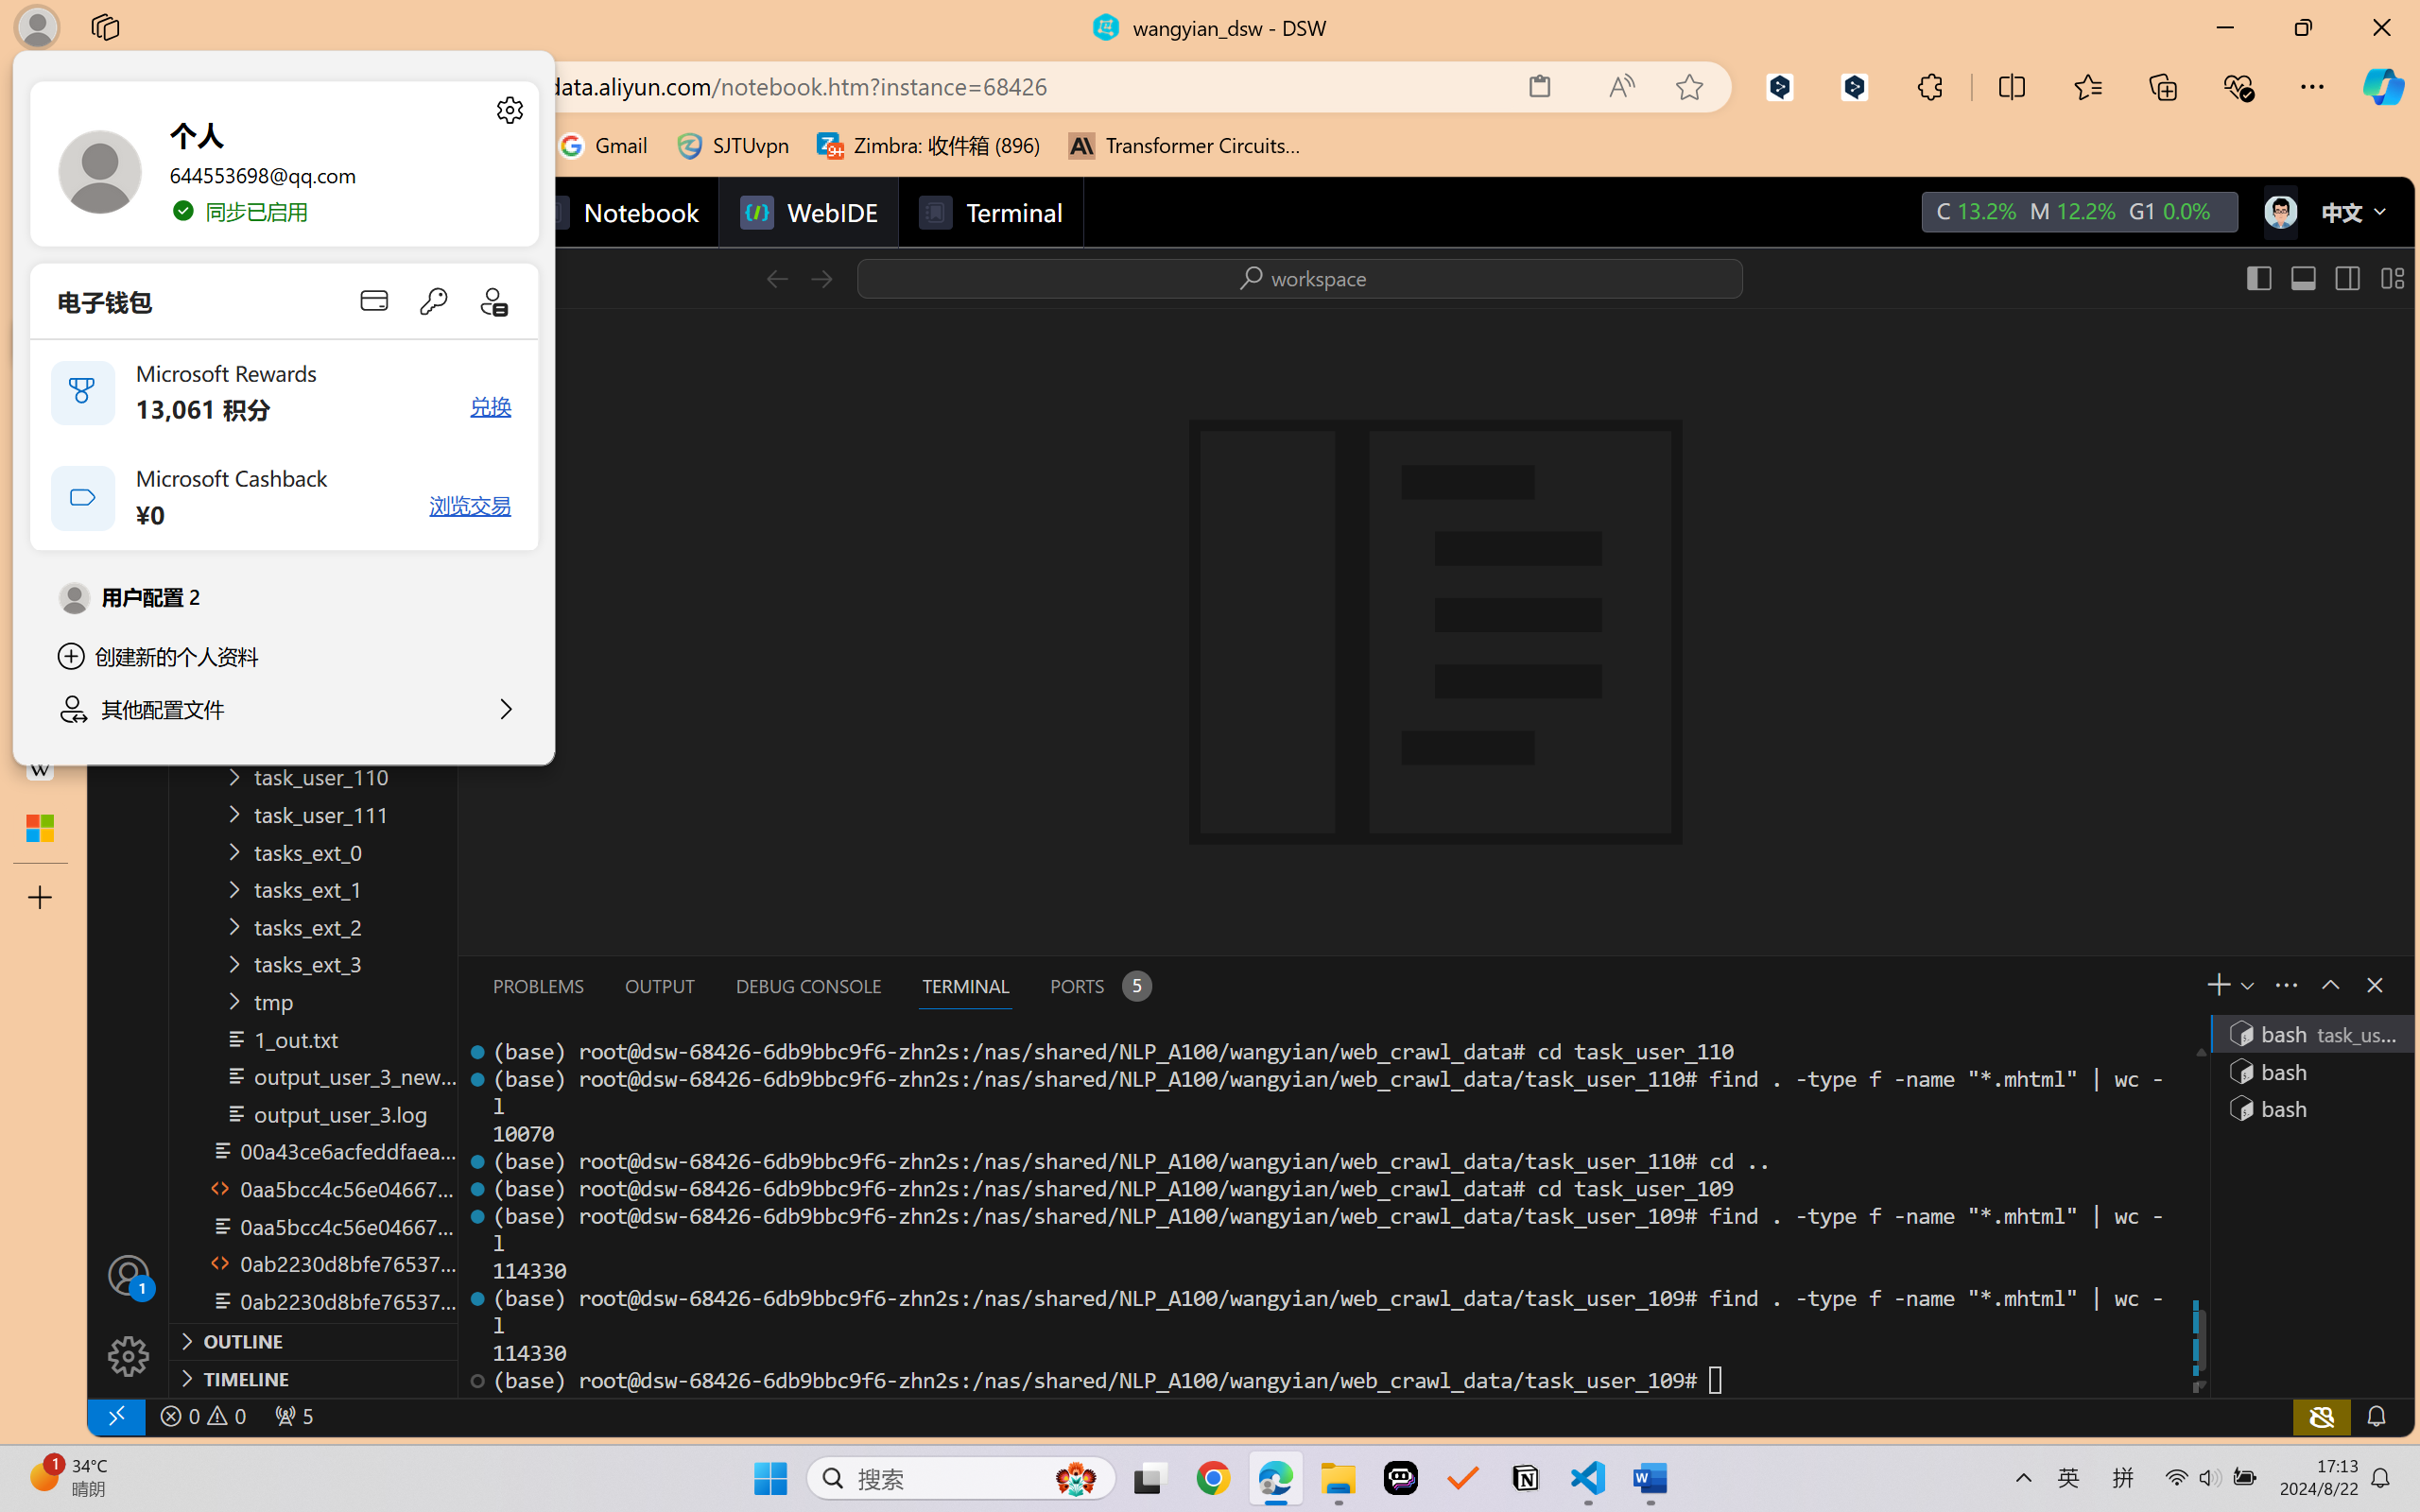  What do you see at coordinates (2374, 1415) in the screenshot?
I see `'Notifications'` at bounding box center [2374, 1415].